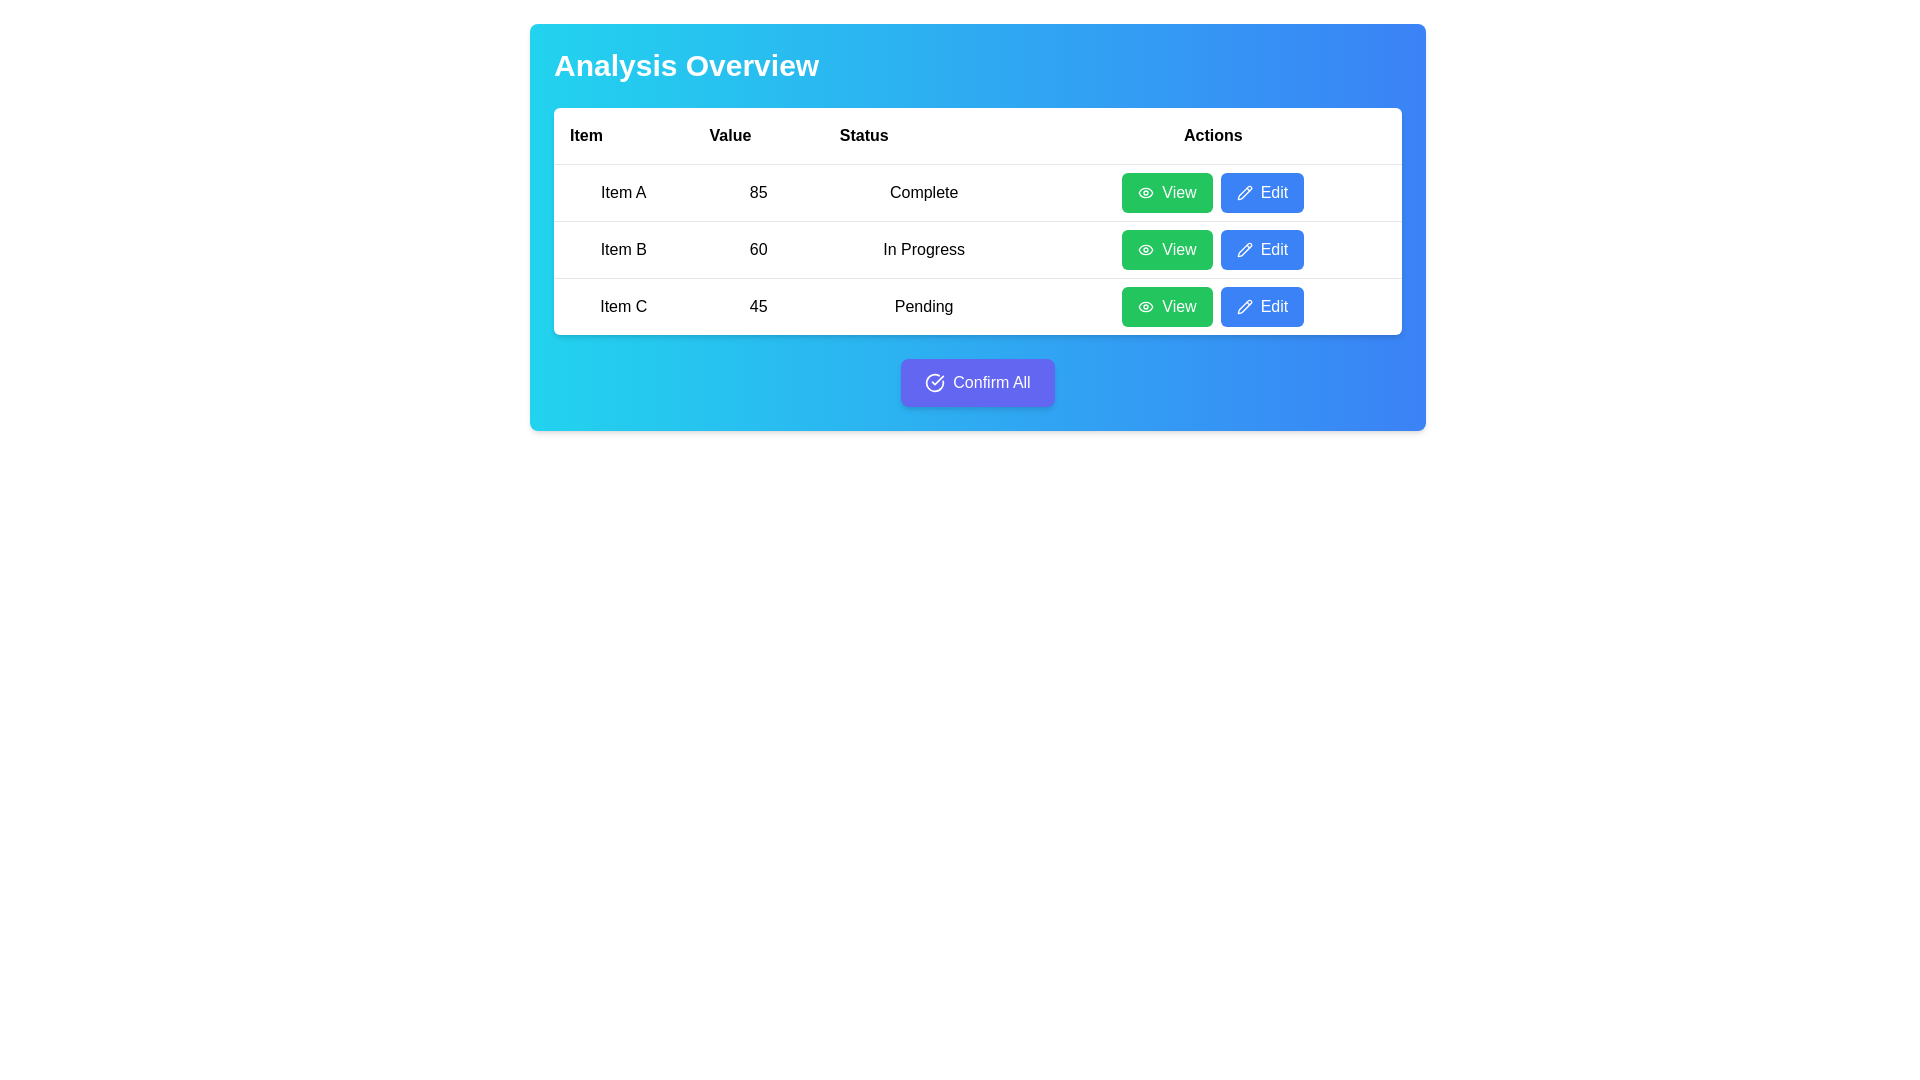 This screenshot has height=1080, width=1920. Describe the element at coordinates (757, 192) in the screenshot. I see `the numeric value text label associated with 'Item A' in the table, located centrally in the 'Value' column` at that location.